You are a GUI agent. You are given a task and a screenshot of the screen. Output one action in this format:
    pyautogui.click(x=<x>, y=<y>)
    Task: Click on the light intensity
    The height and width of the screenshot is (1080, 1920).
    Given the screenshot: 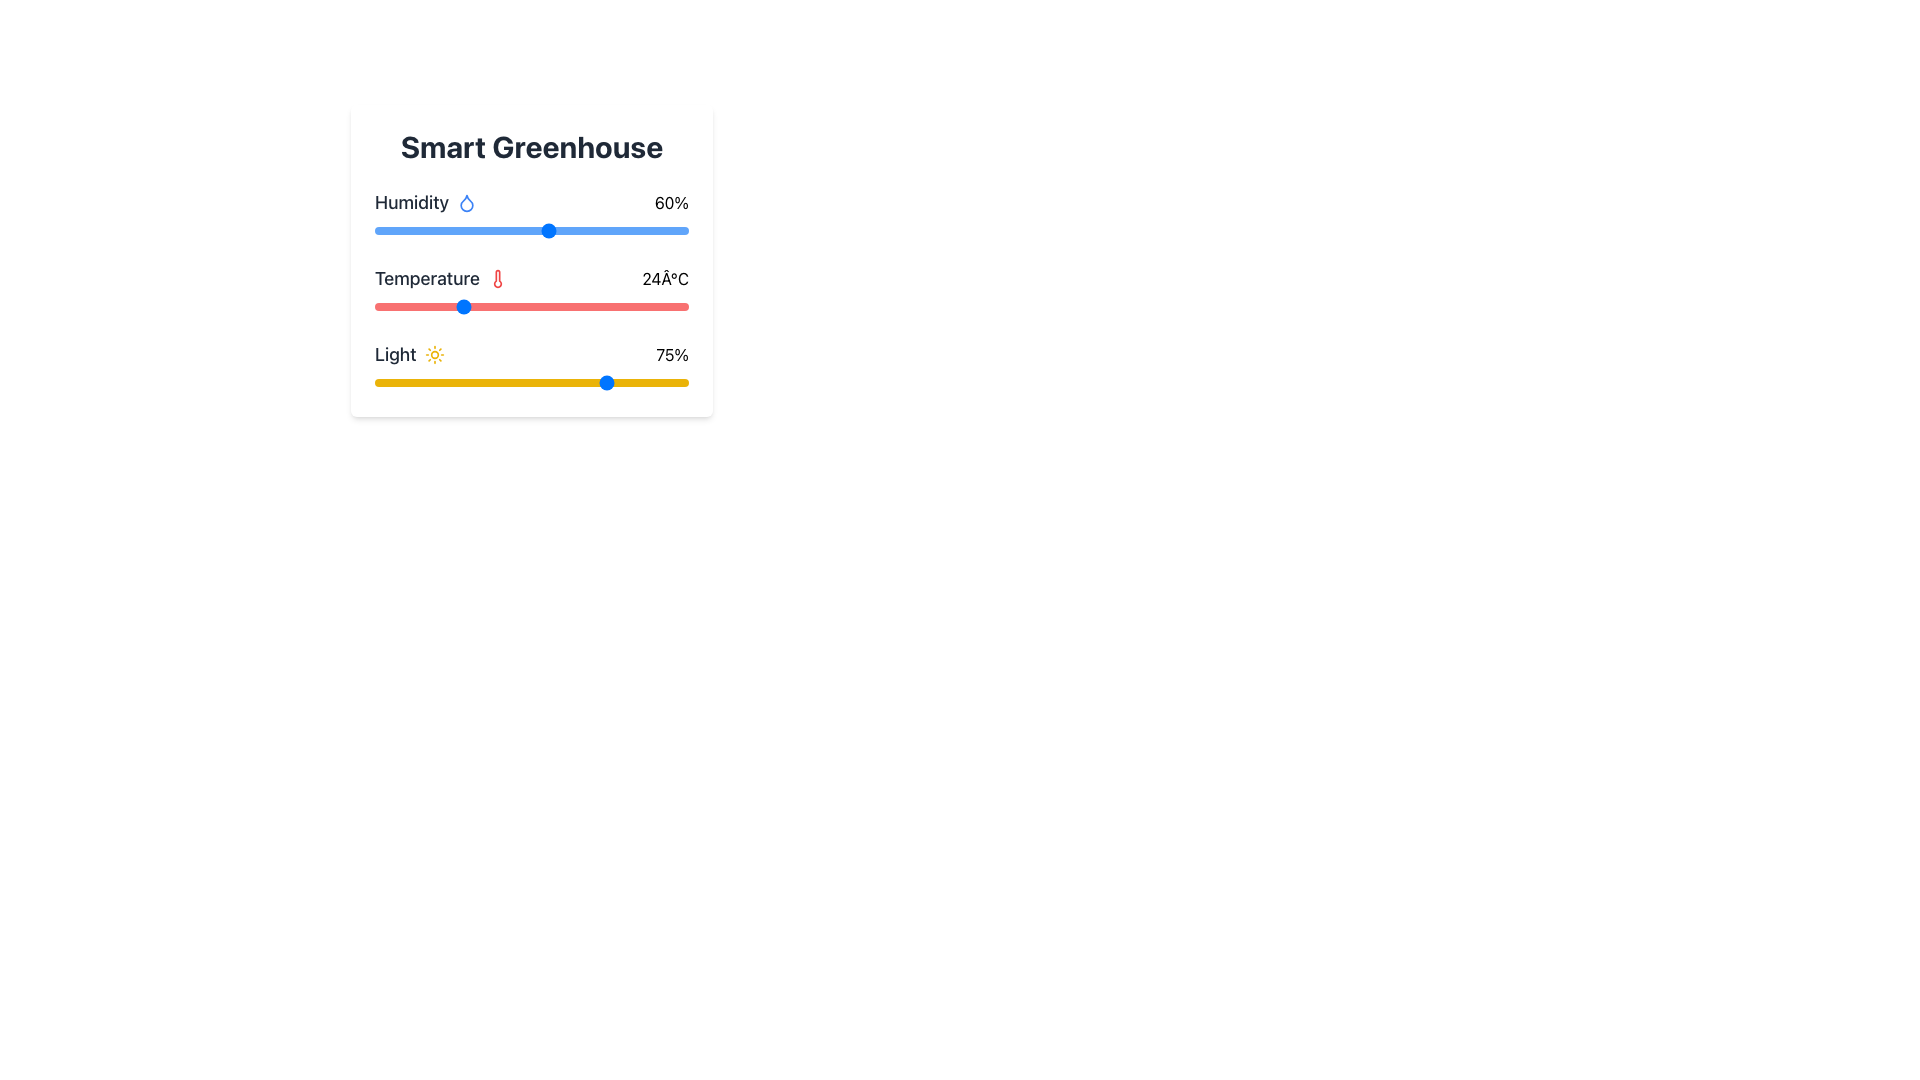 What is the action you would take?
    pyautogui.click(x=571, y=382)
    